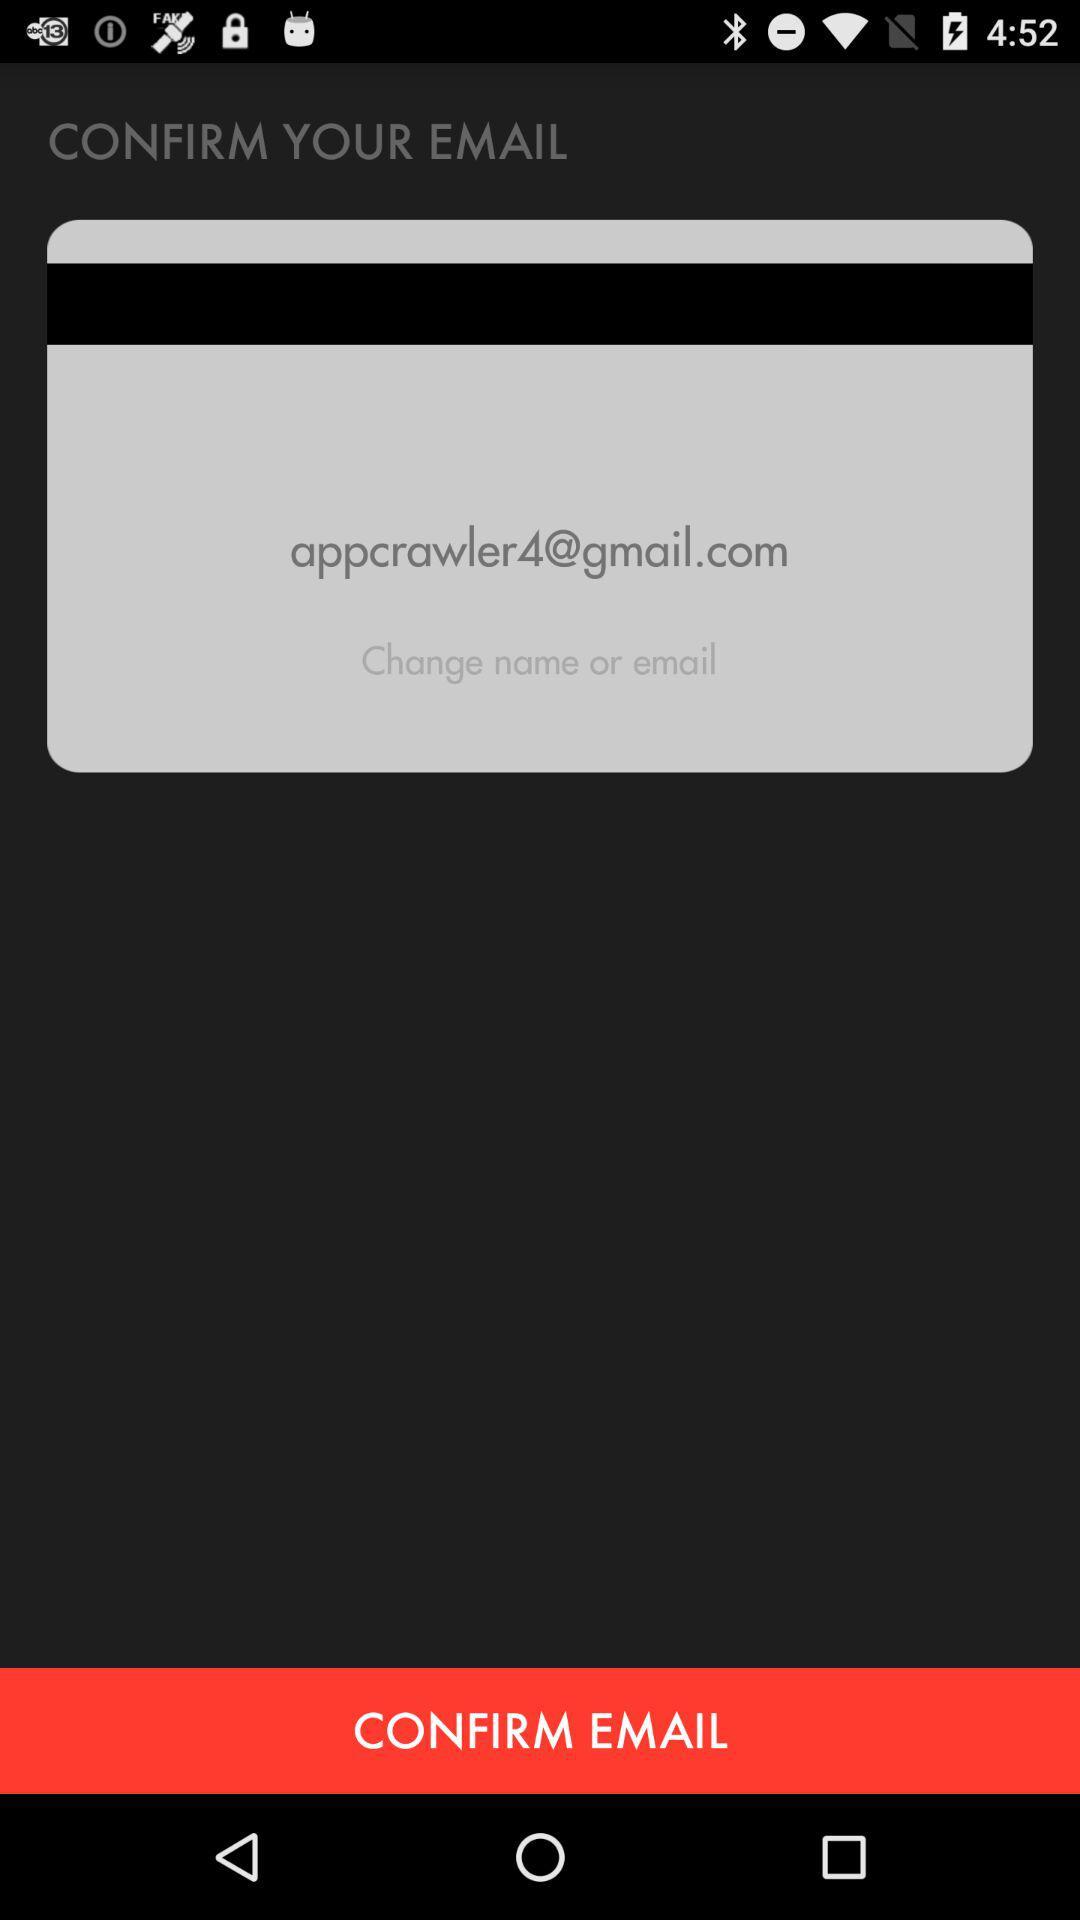  I want to click on icon above the confirm email item, so click(538, 660).